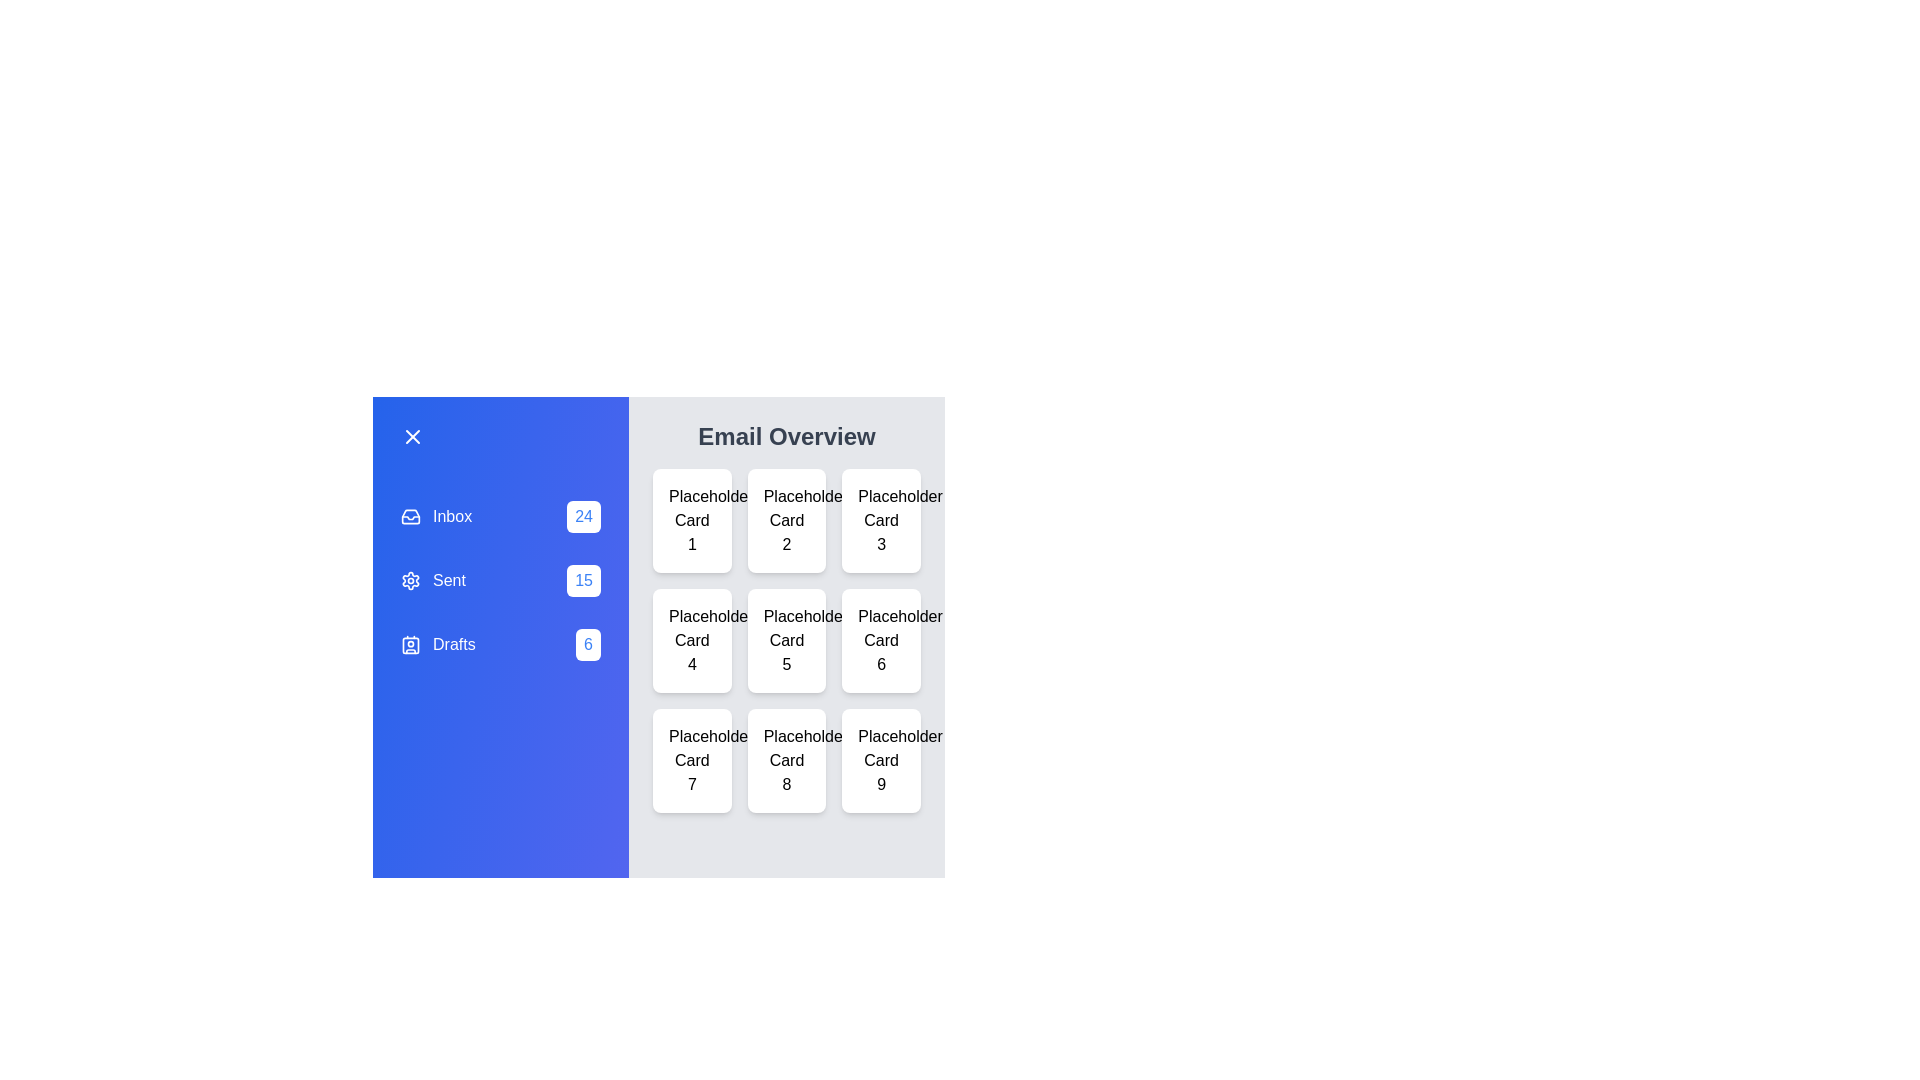 This screenshot has width=1920, height=1080. Describe the element at coordinates (500, 435) in the screenshot. I see `toggle button to change the sidebar visibility` at that location.